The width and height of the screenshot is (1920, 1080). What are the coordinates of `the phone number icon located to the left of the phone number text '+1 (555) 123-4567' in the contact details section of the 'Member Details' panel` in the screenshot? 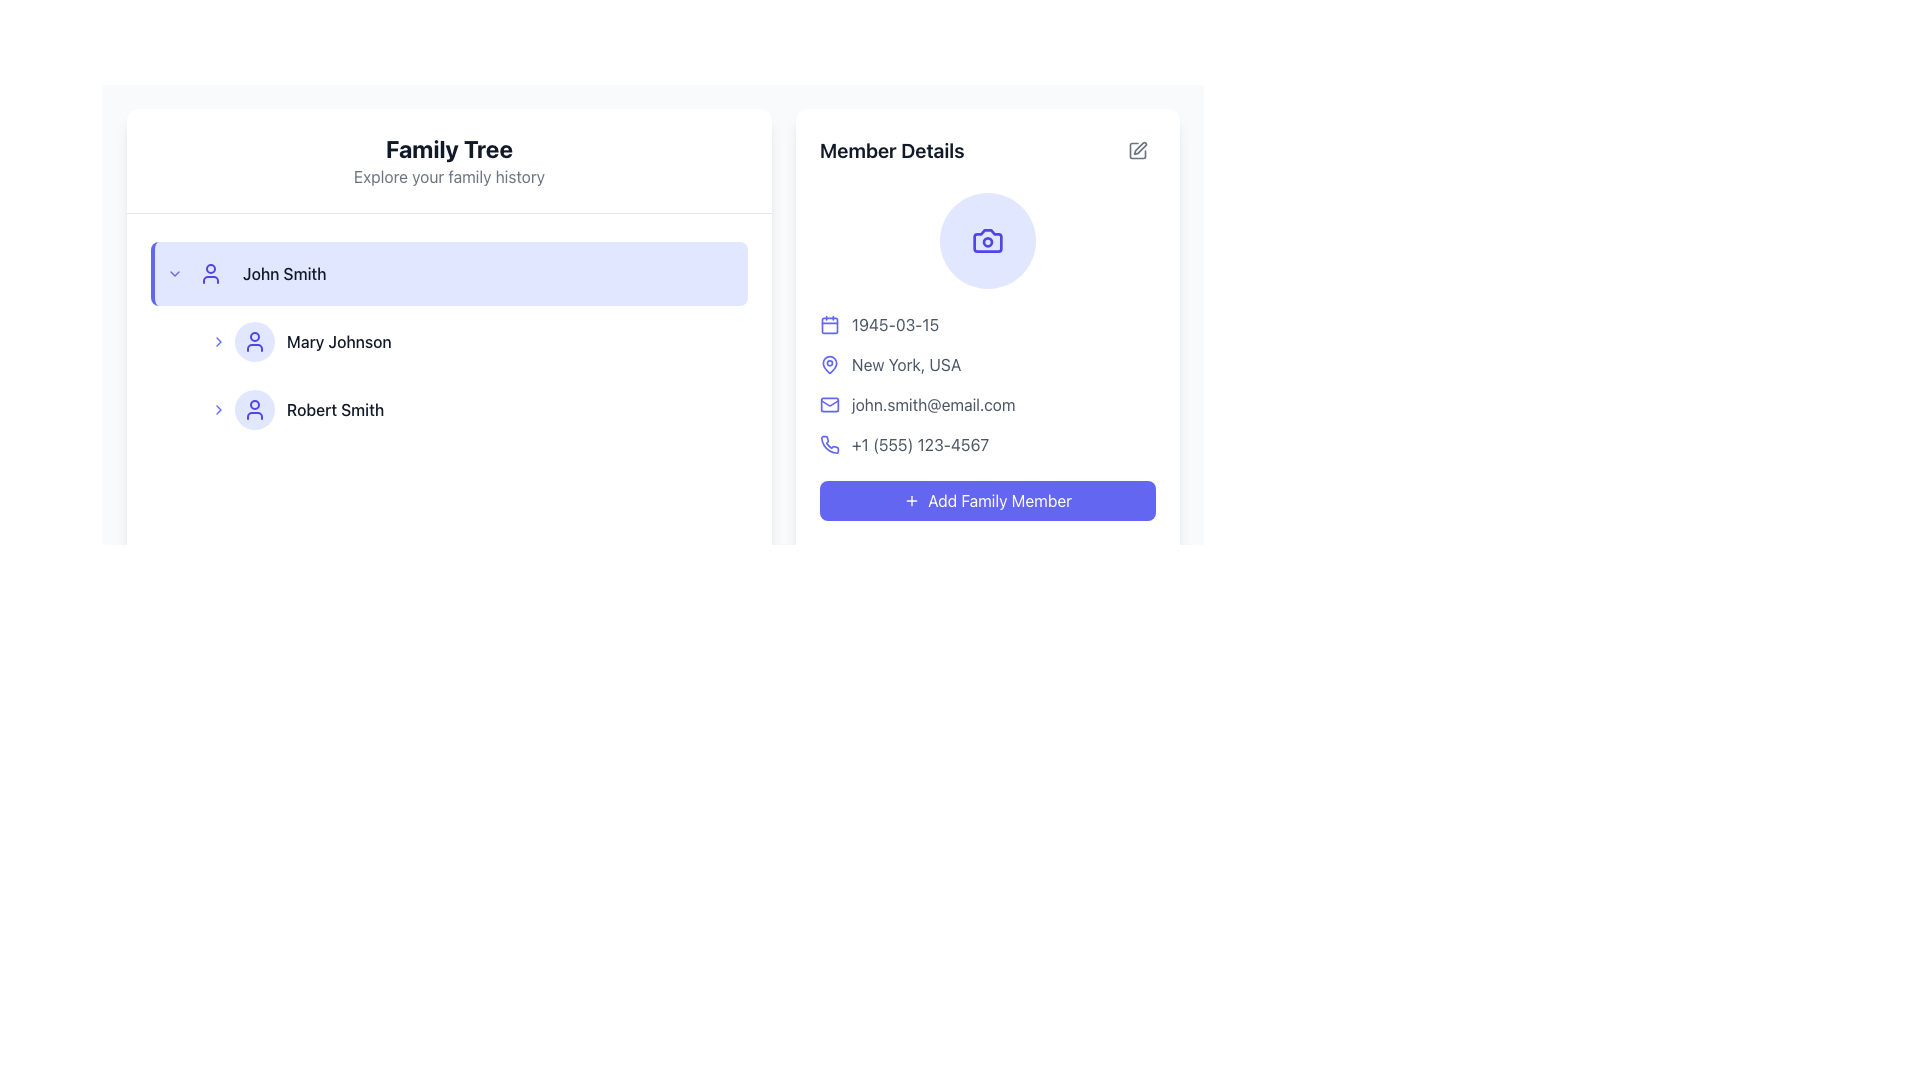 It's located at (830, 443).